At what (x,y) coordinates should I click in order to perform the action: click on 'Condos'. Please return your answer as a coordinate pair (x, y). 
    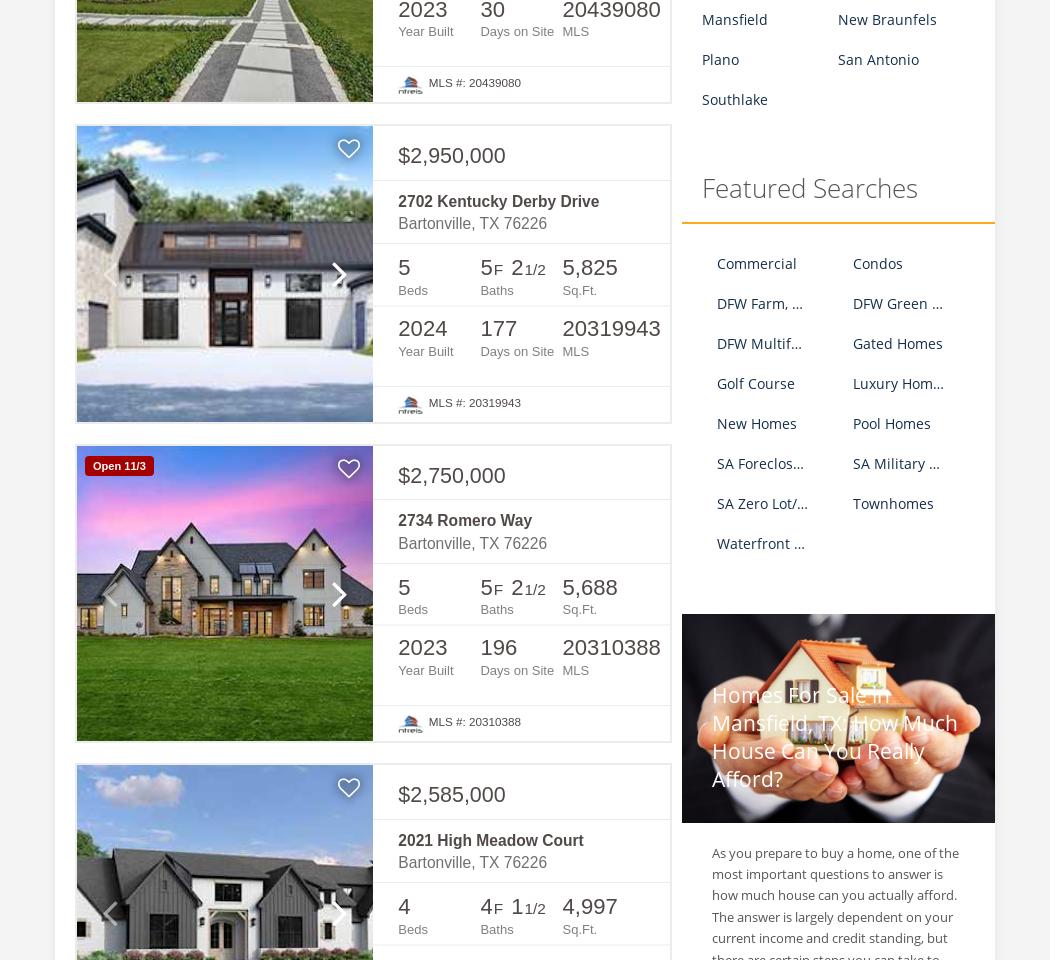
    Looking at the image, I should click on (877, 261).